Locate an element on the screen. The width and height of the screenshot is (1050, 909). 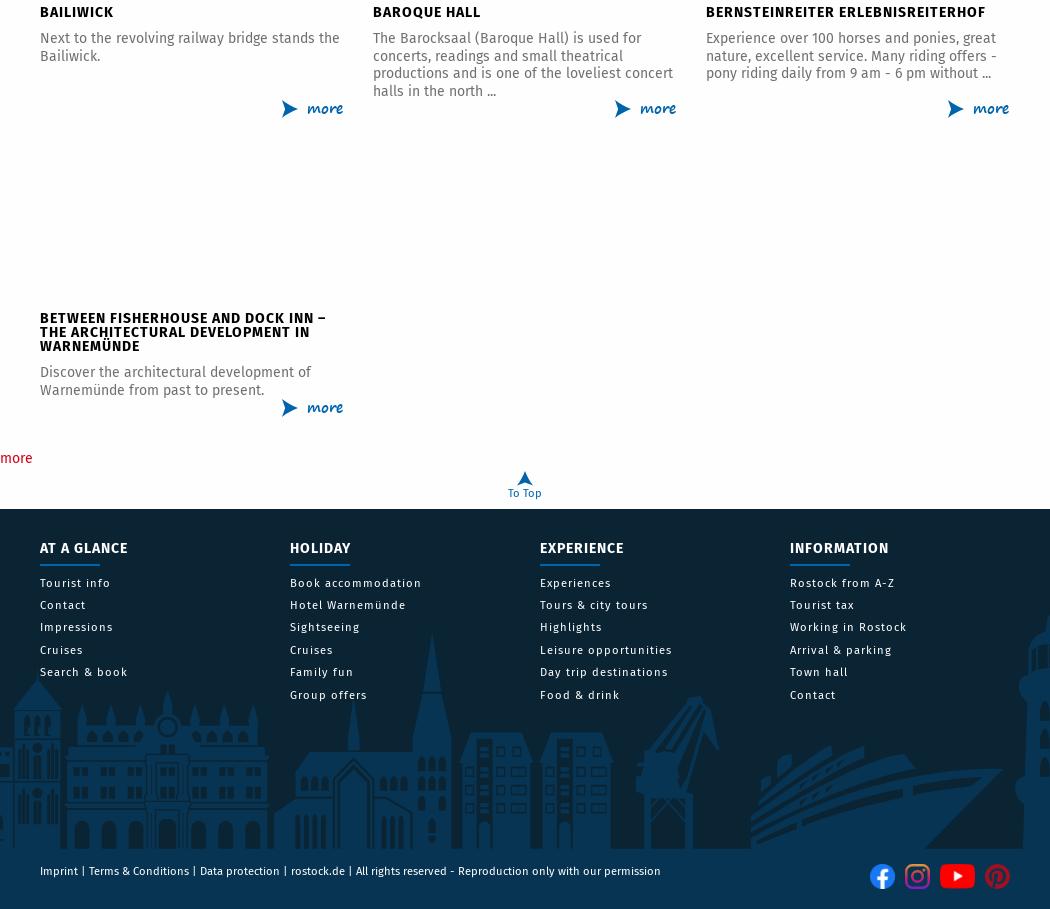
'Highlights' is located at coordinates (569, 627).